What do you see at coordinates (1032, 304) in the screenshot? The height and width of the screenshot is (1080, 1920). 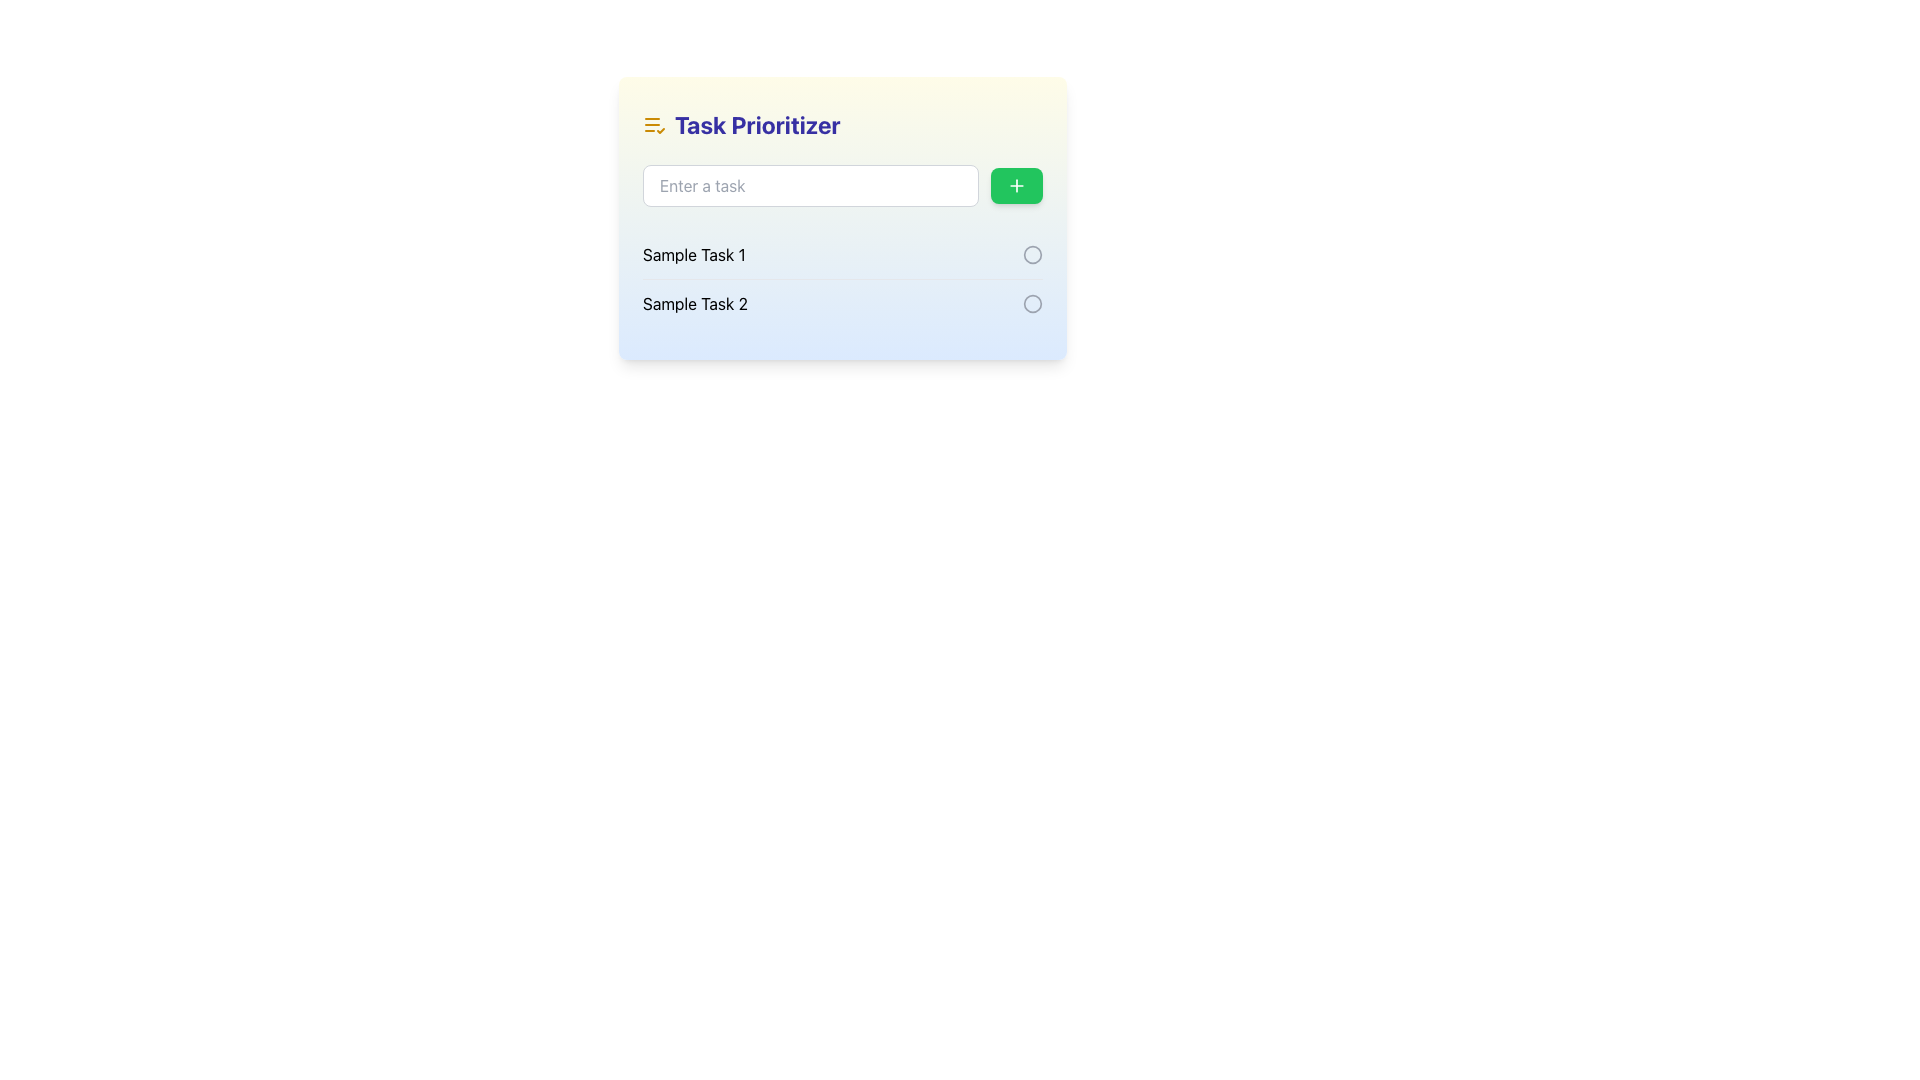 I see `the interactive circular icon styled as a button or toggle, which is the second interaction element after 'Sample Task 2'` at bounding box center [1032, 304].